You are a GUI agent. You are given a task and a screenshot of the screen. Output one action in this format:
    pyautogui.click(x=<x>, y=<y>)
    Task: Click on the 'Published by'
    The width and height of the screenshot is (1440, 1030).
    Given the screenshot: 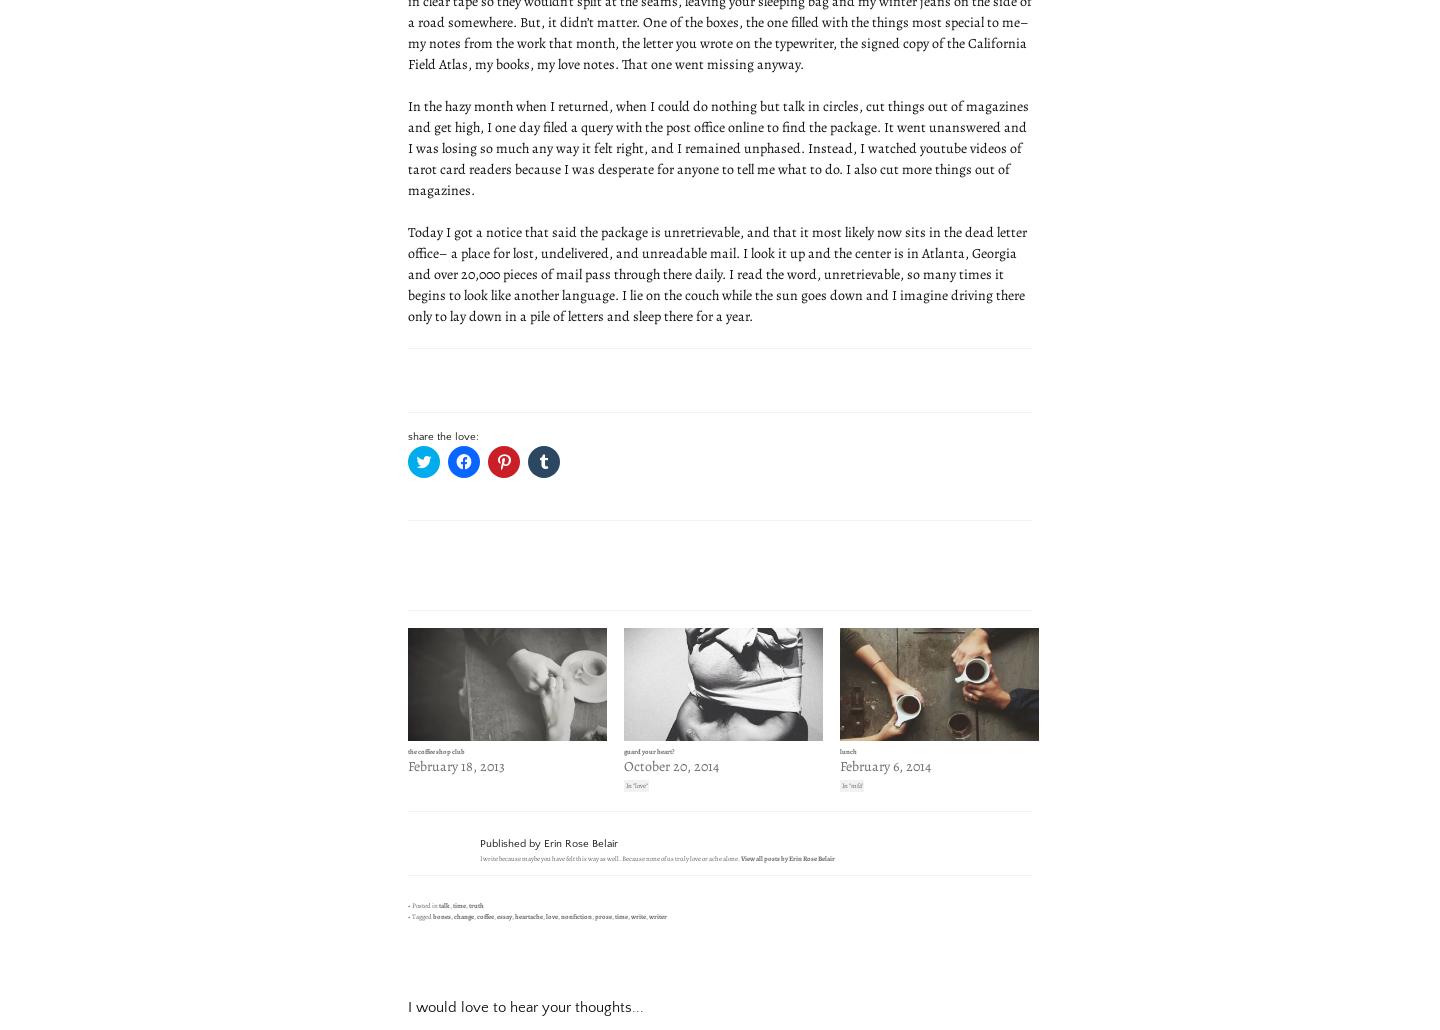 What is the action you would take?
    pyautogui.click(x=511, y=841)
    